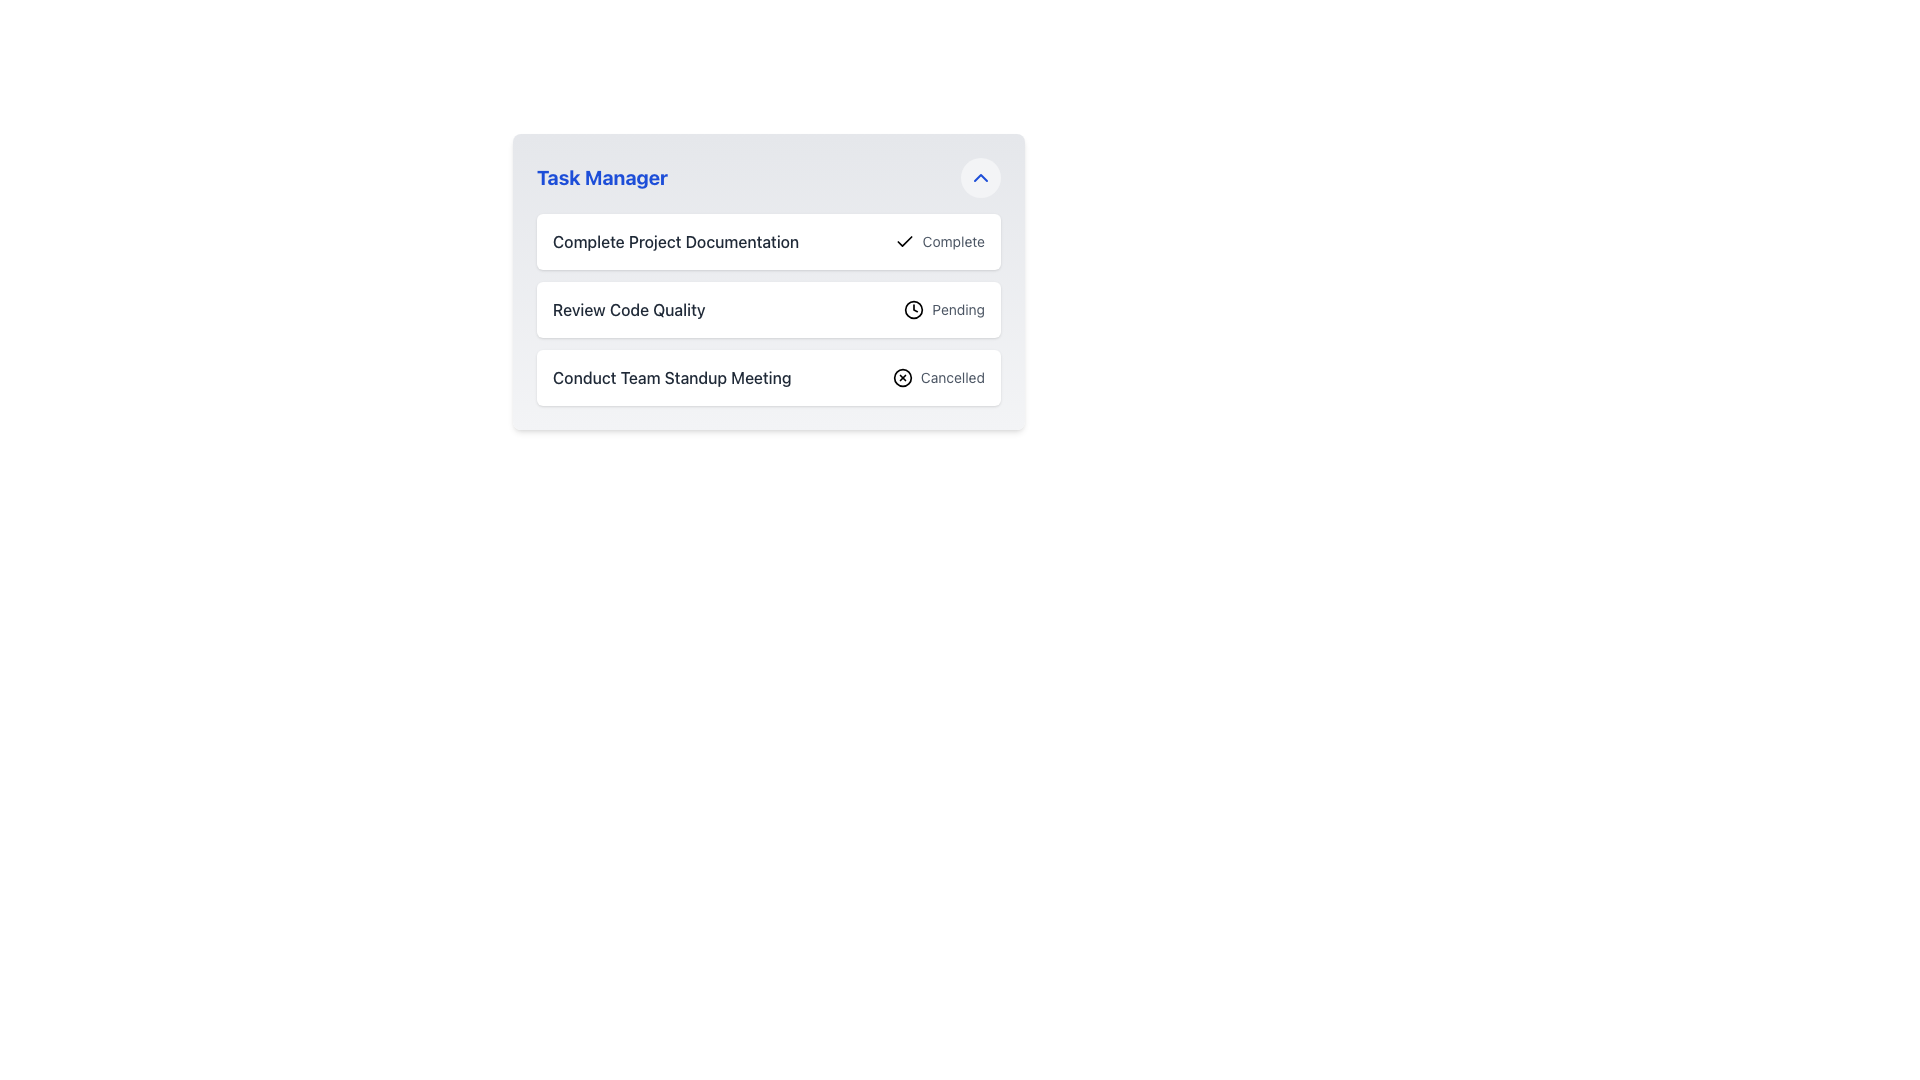 This screenshot has height=1080, width=1920. What do you see at coordinates (951, 378) in the screenshot?
I see `the text label indicating that the associated task has been cancelled, located on the right-hand side of the third row in the 'Task Manager' section, following the circular icon with a cross` at bounding box center [951, 378].